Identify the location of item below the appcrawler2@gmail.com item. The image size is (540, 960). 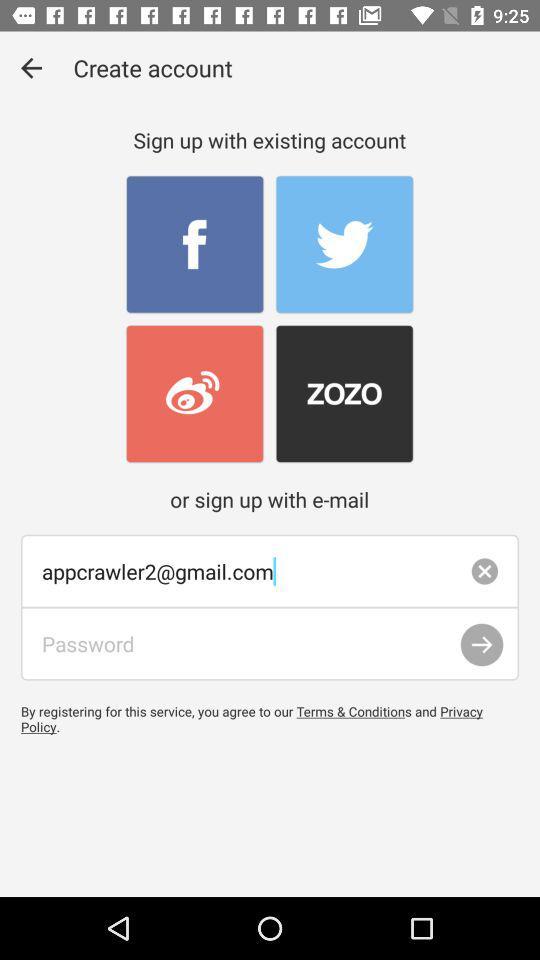
(481, 644).